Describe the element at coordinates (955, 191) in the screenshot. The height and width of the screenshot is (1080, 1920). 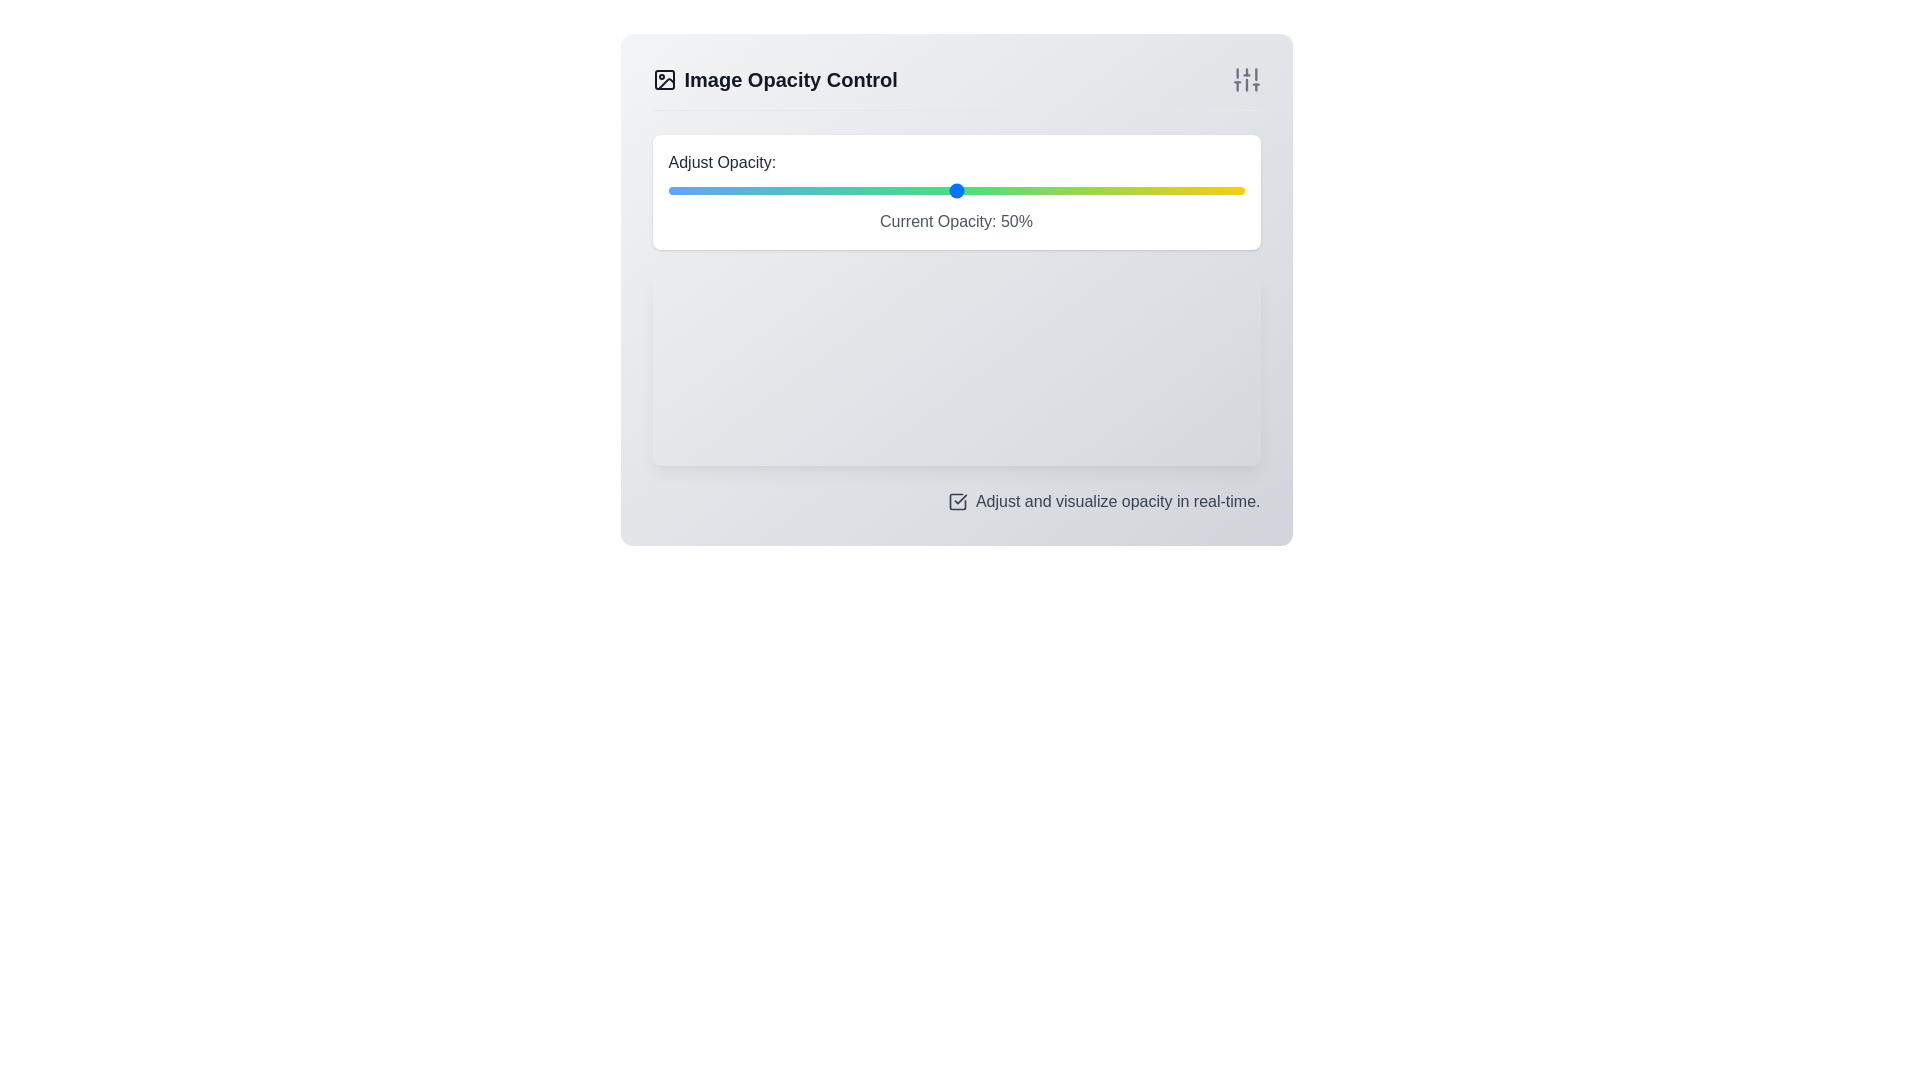
I see `the circular knob of the horizontal range slider input, located below the label 'Adjust Opacity:' and above the text display 'Current Opacity: 50%'` at that location.